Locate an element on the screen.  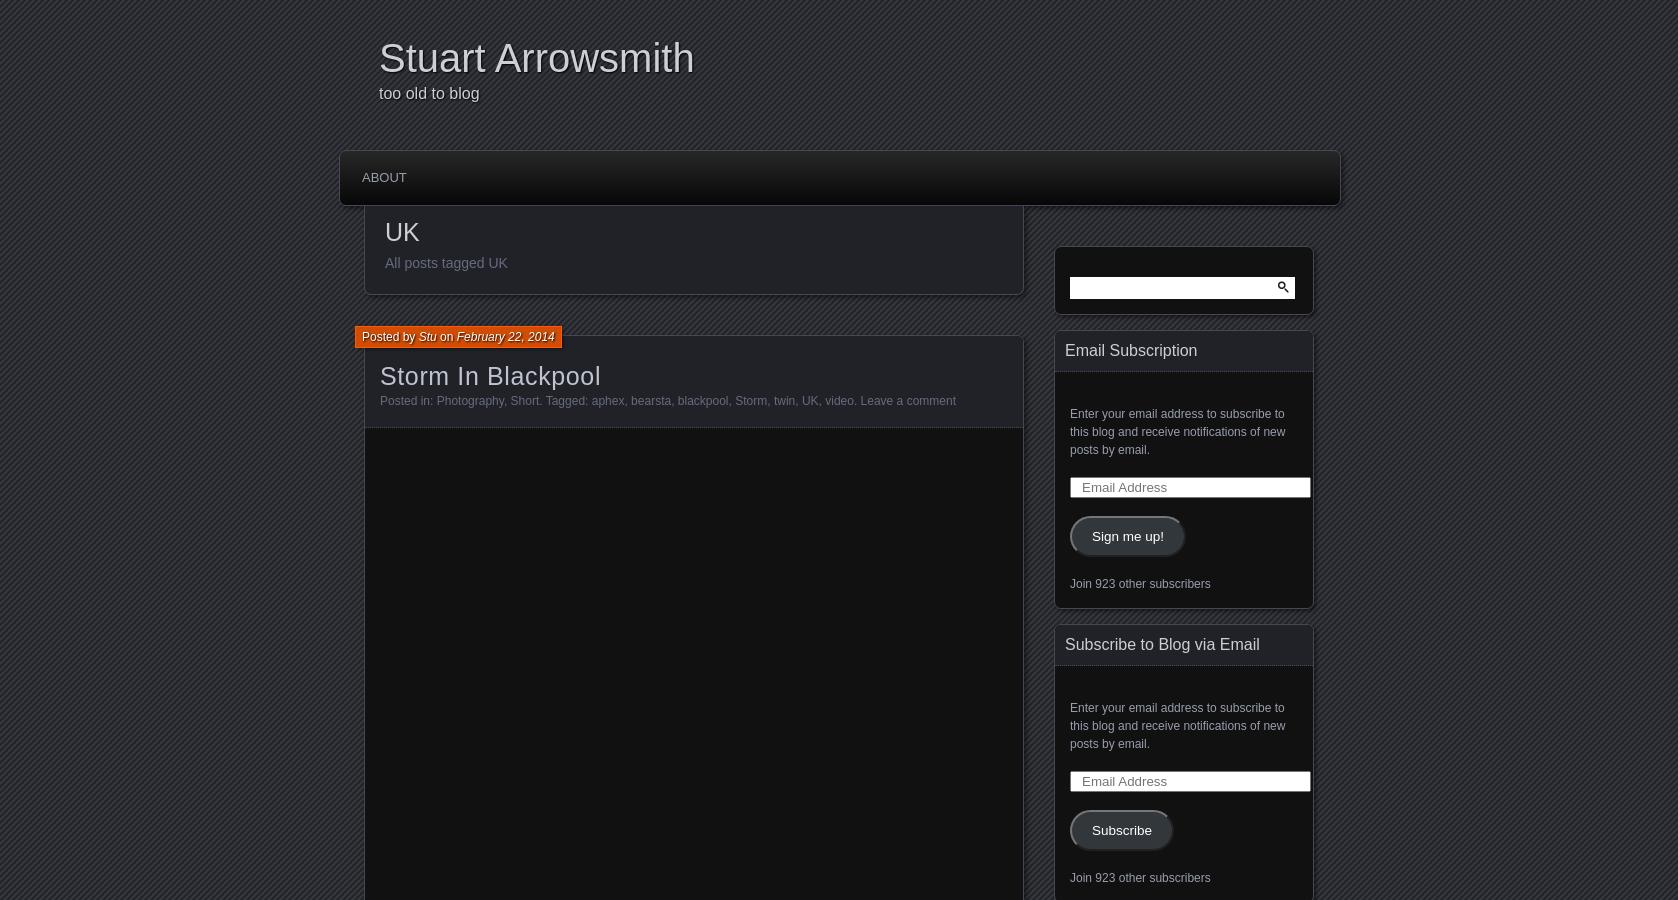
'Posted by' is located at coordinates (389, 335).